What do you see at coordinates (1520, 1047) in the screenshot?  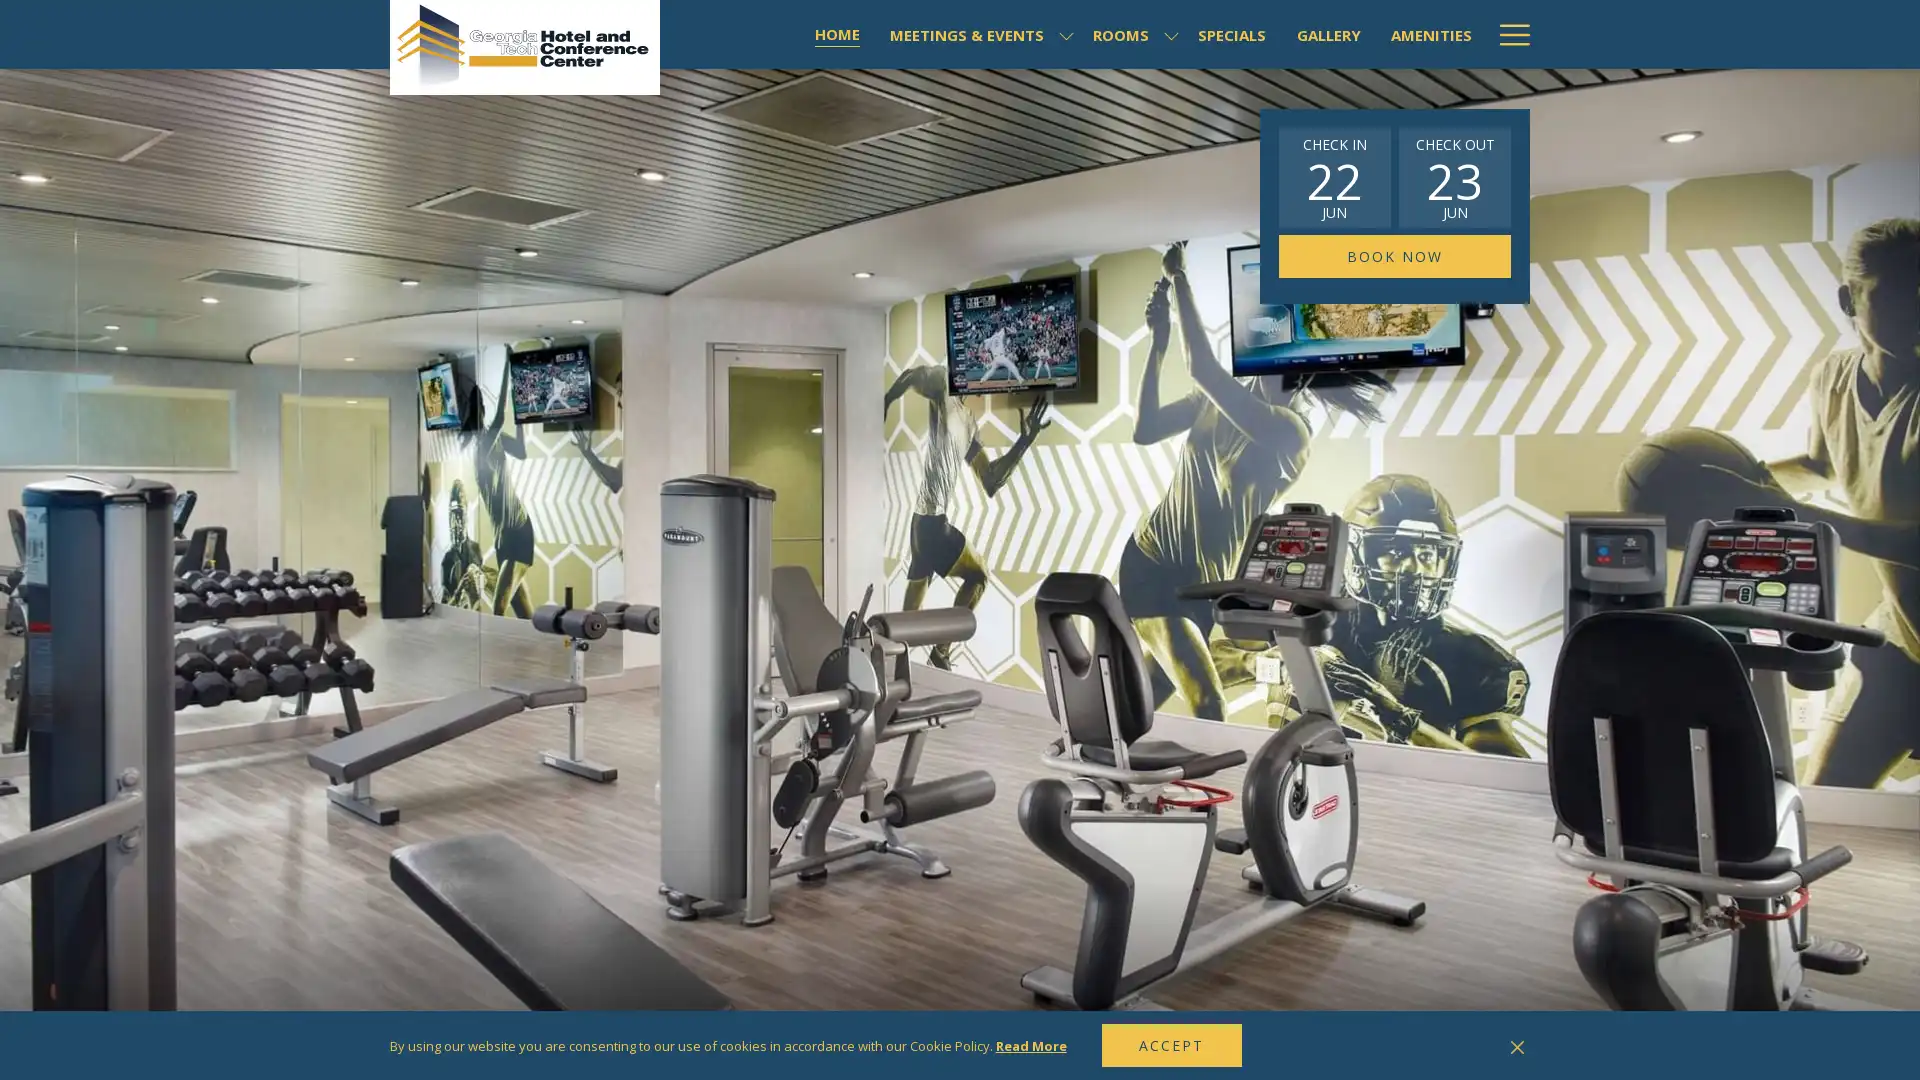 I see `Go to next slideshow element` at bounding box center [1520, 1047].